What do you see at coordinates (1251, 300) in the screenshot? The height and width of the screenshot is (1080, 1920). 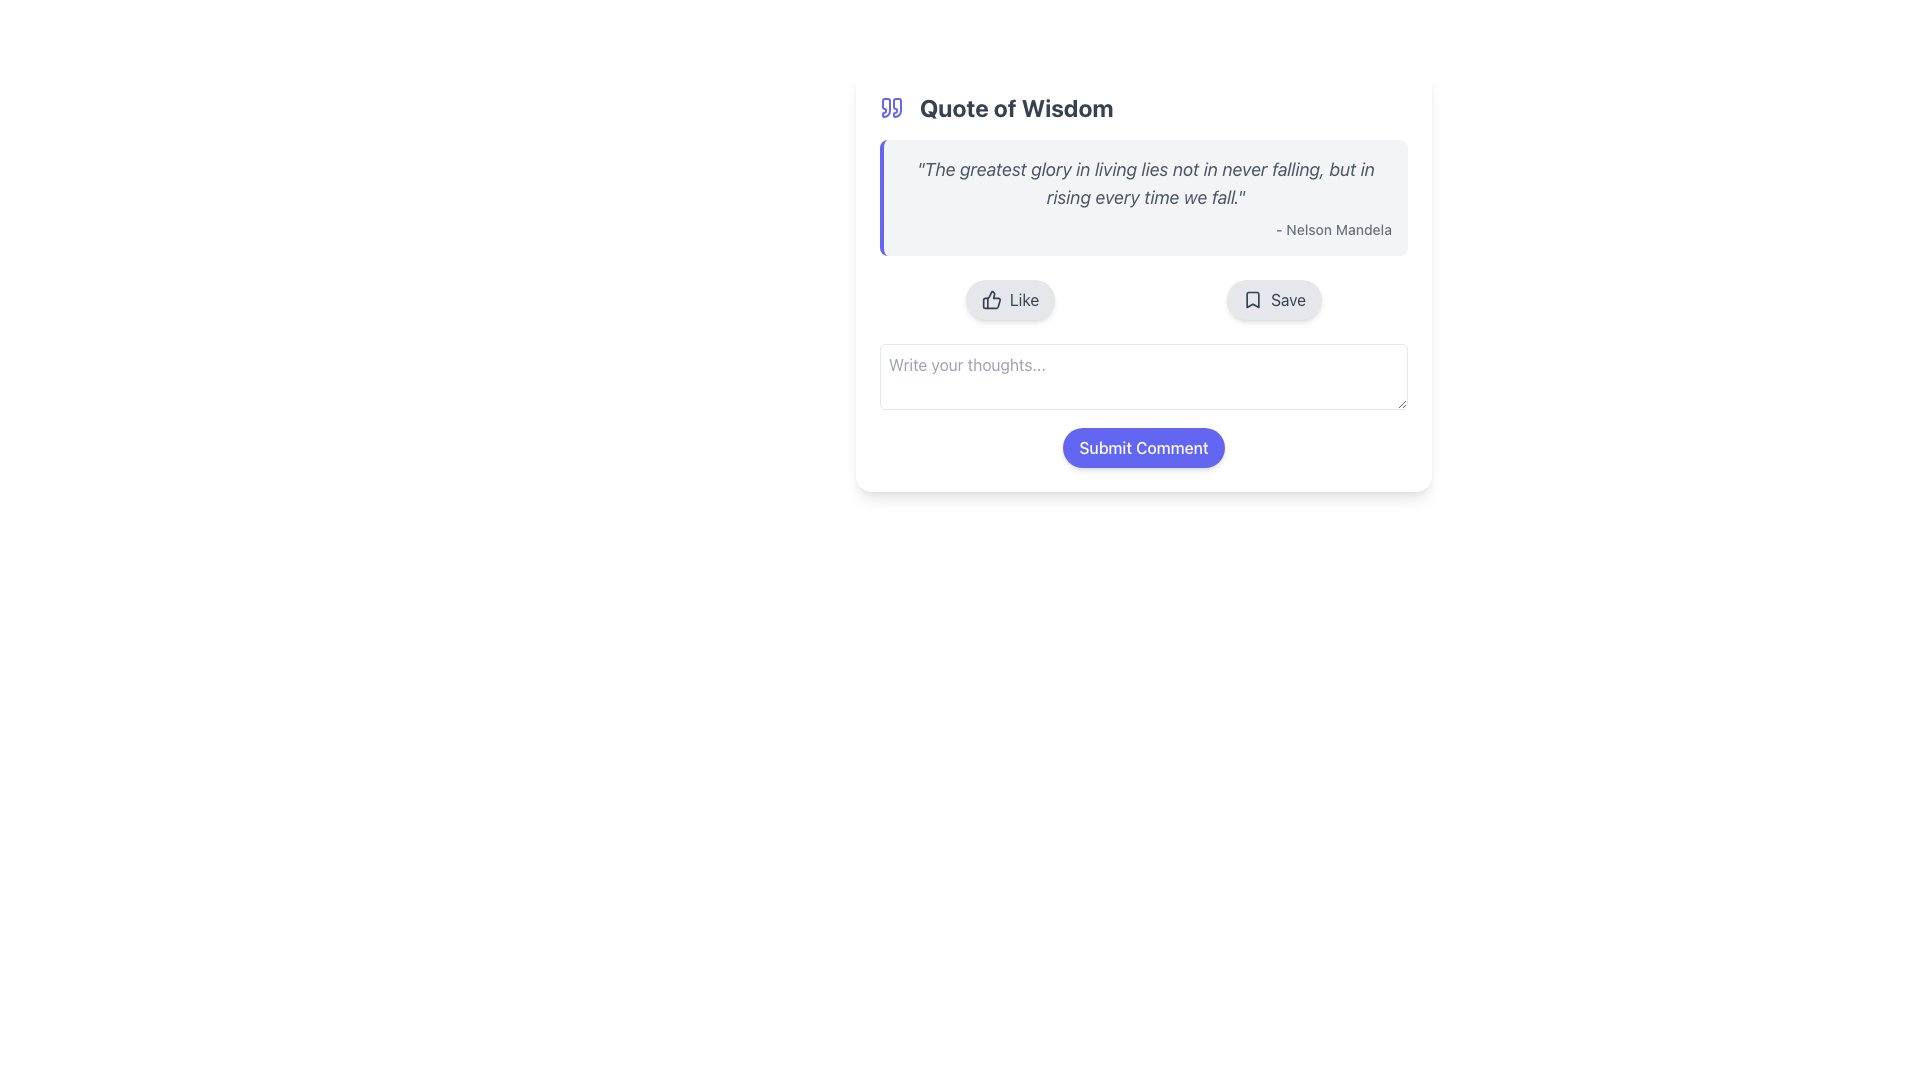 I see `the bookmark icon located inside the 'Save' button, which is positioned to the right of the 'Like' button under the quote section` at bounding box center [1251, 300].